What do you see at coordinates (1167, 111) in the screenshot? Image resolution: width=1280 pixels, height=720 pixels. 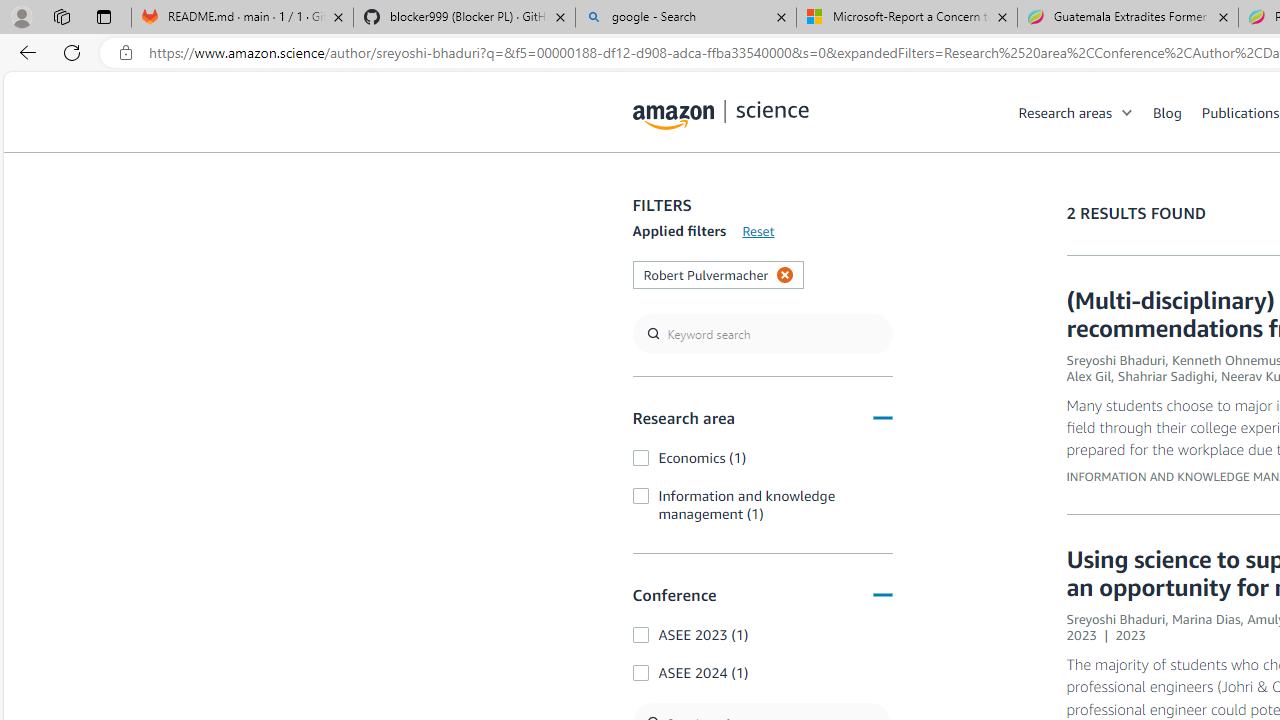 I see `'Blog'` at bounding box center [1167, 111].